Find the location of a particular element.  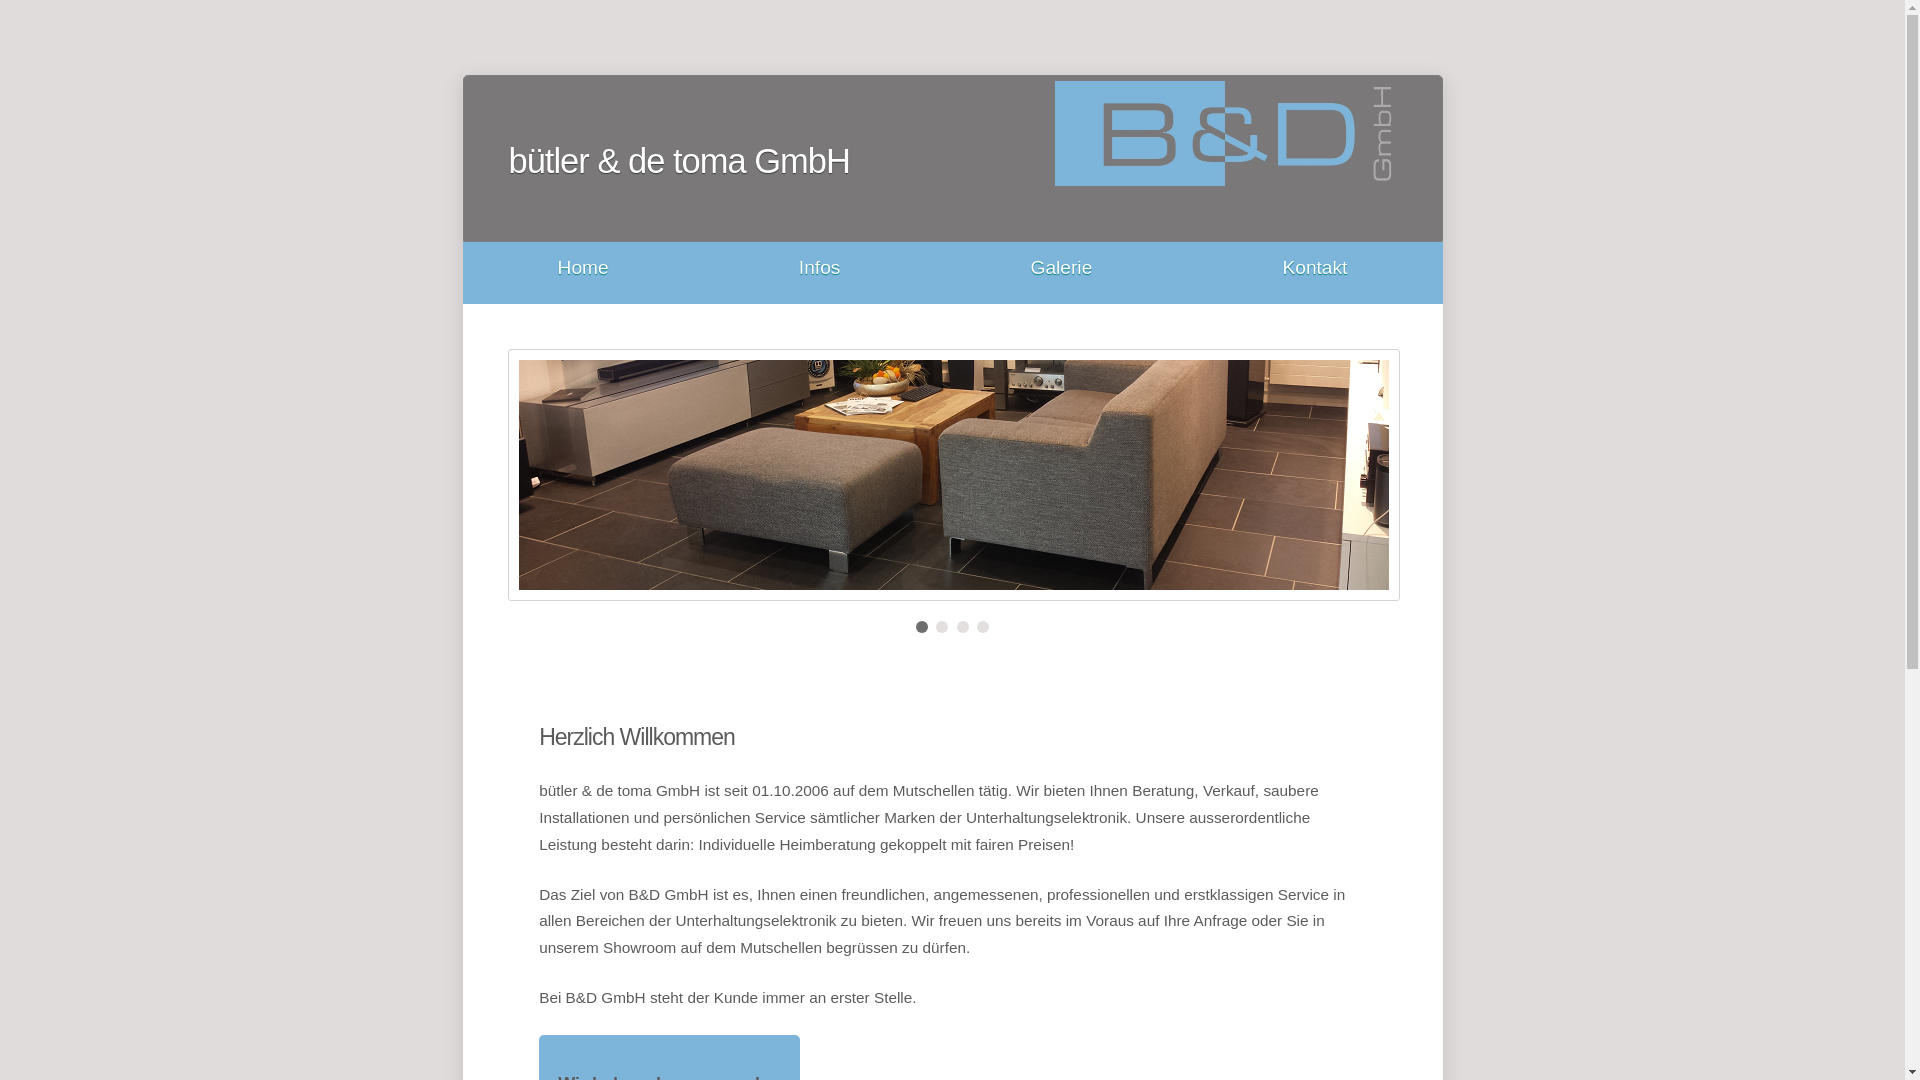

'Kontakt' is located at coordinates (1314, 266).